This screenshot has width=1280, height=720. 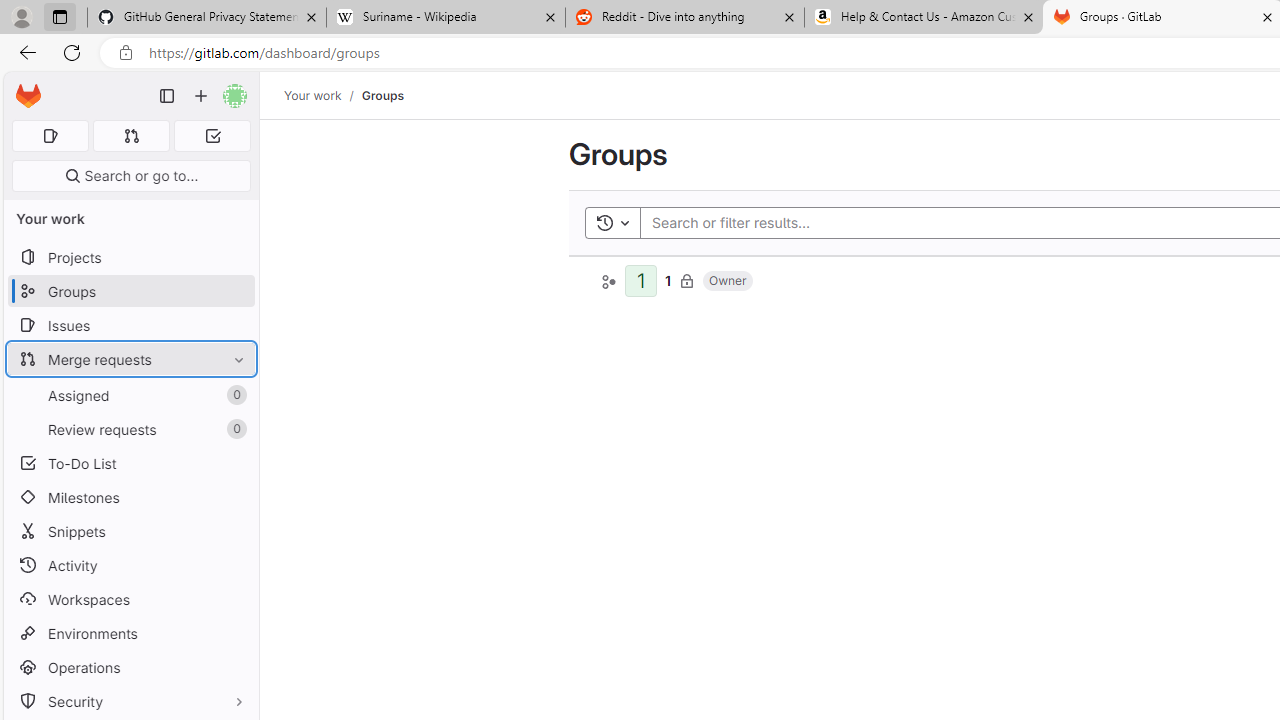 I want to click on 'Environments', so click(x=130, y=633).